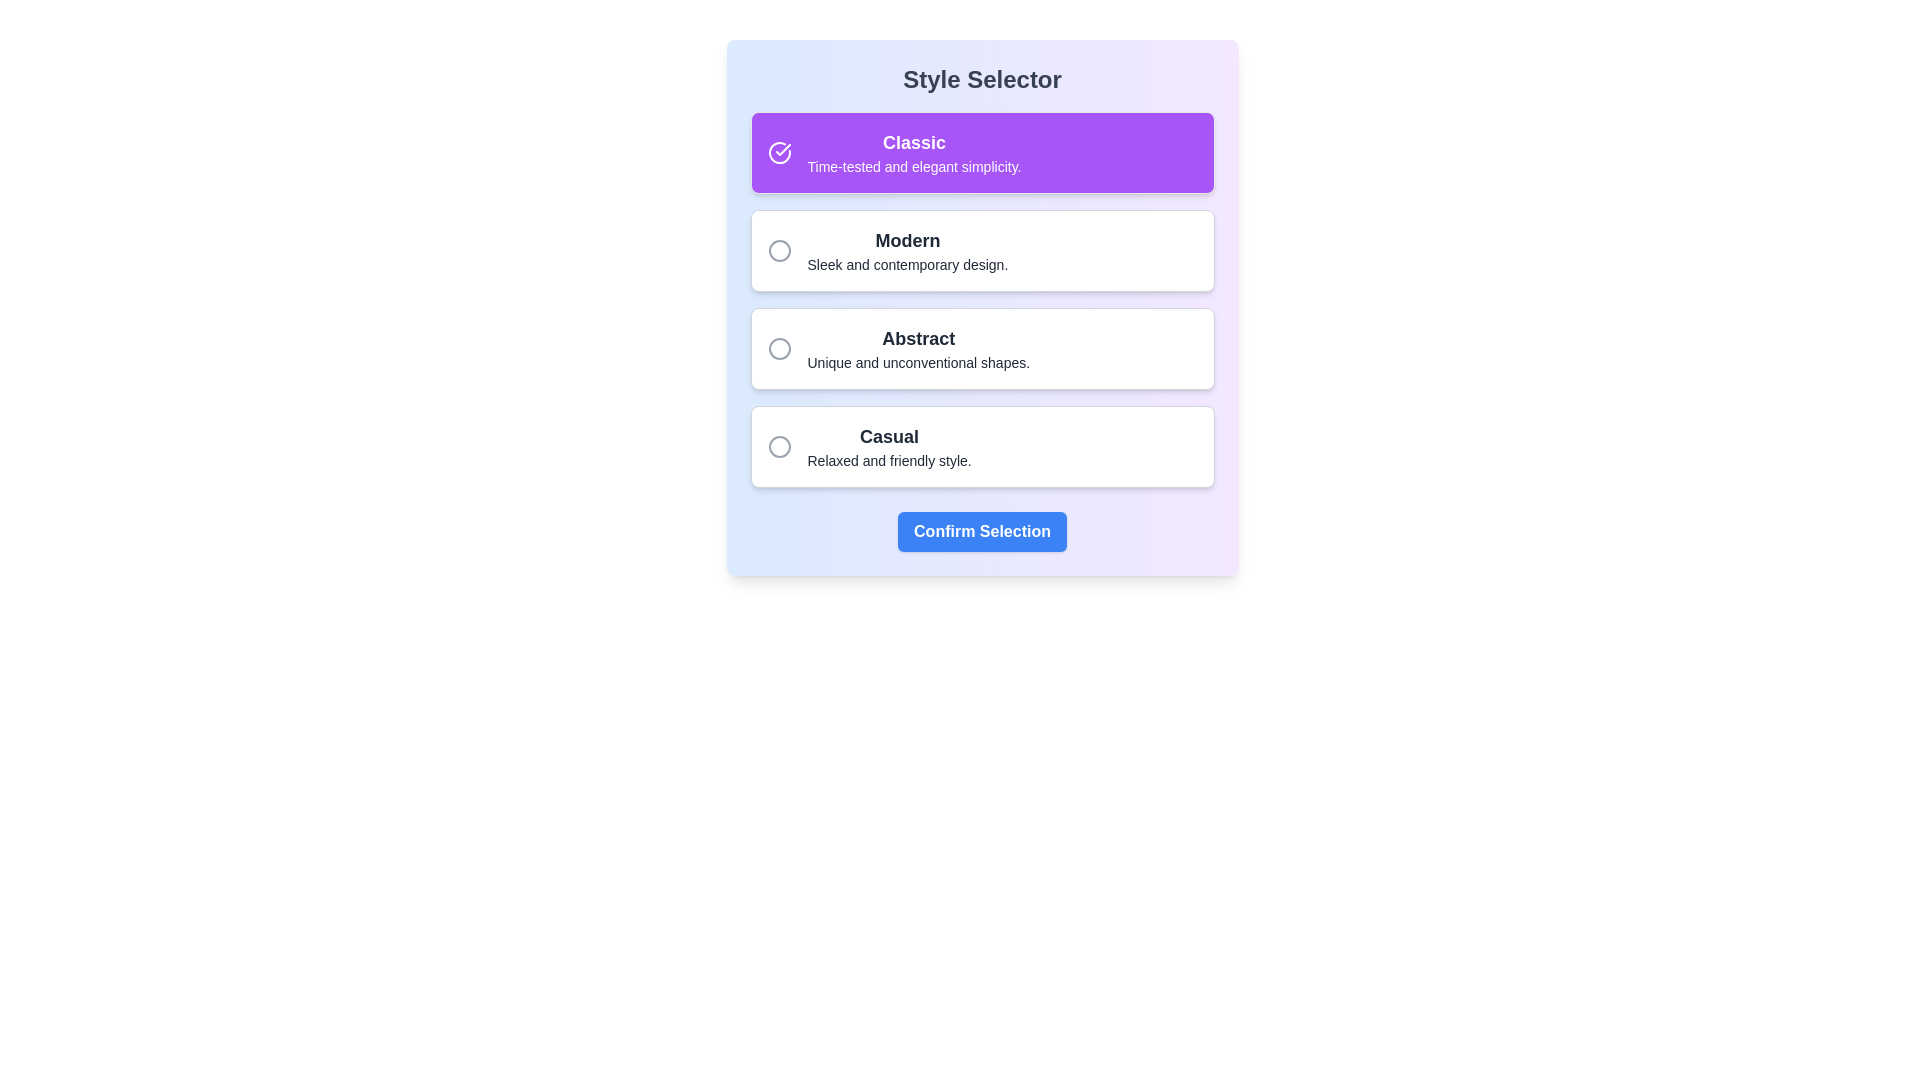  Describe the element at coordinates (778, 152) in the screenshot. I see `the circular checkmark icon with a white checkmark on a purple background, located in the top-left corner of the 'Classic' option card in the 'Style Selector' modal` at that location.